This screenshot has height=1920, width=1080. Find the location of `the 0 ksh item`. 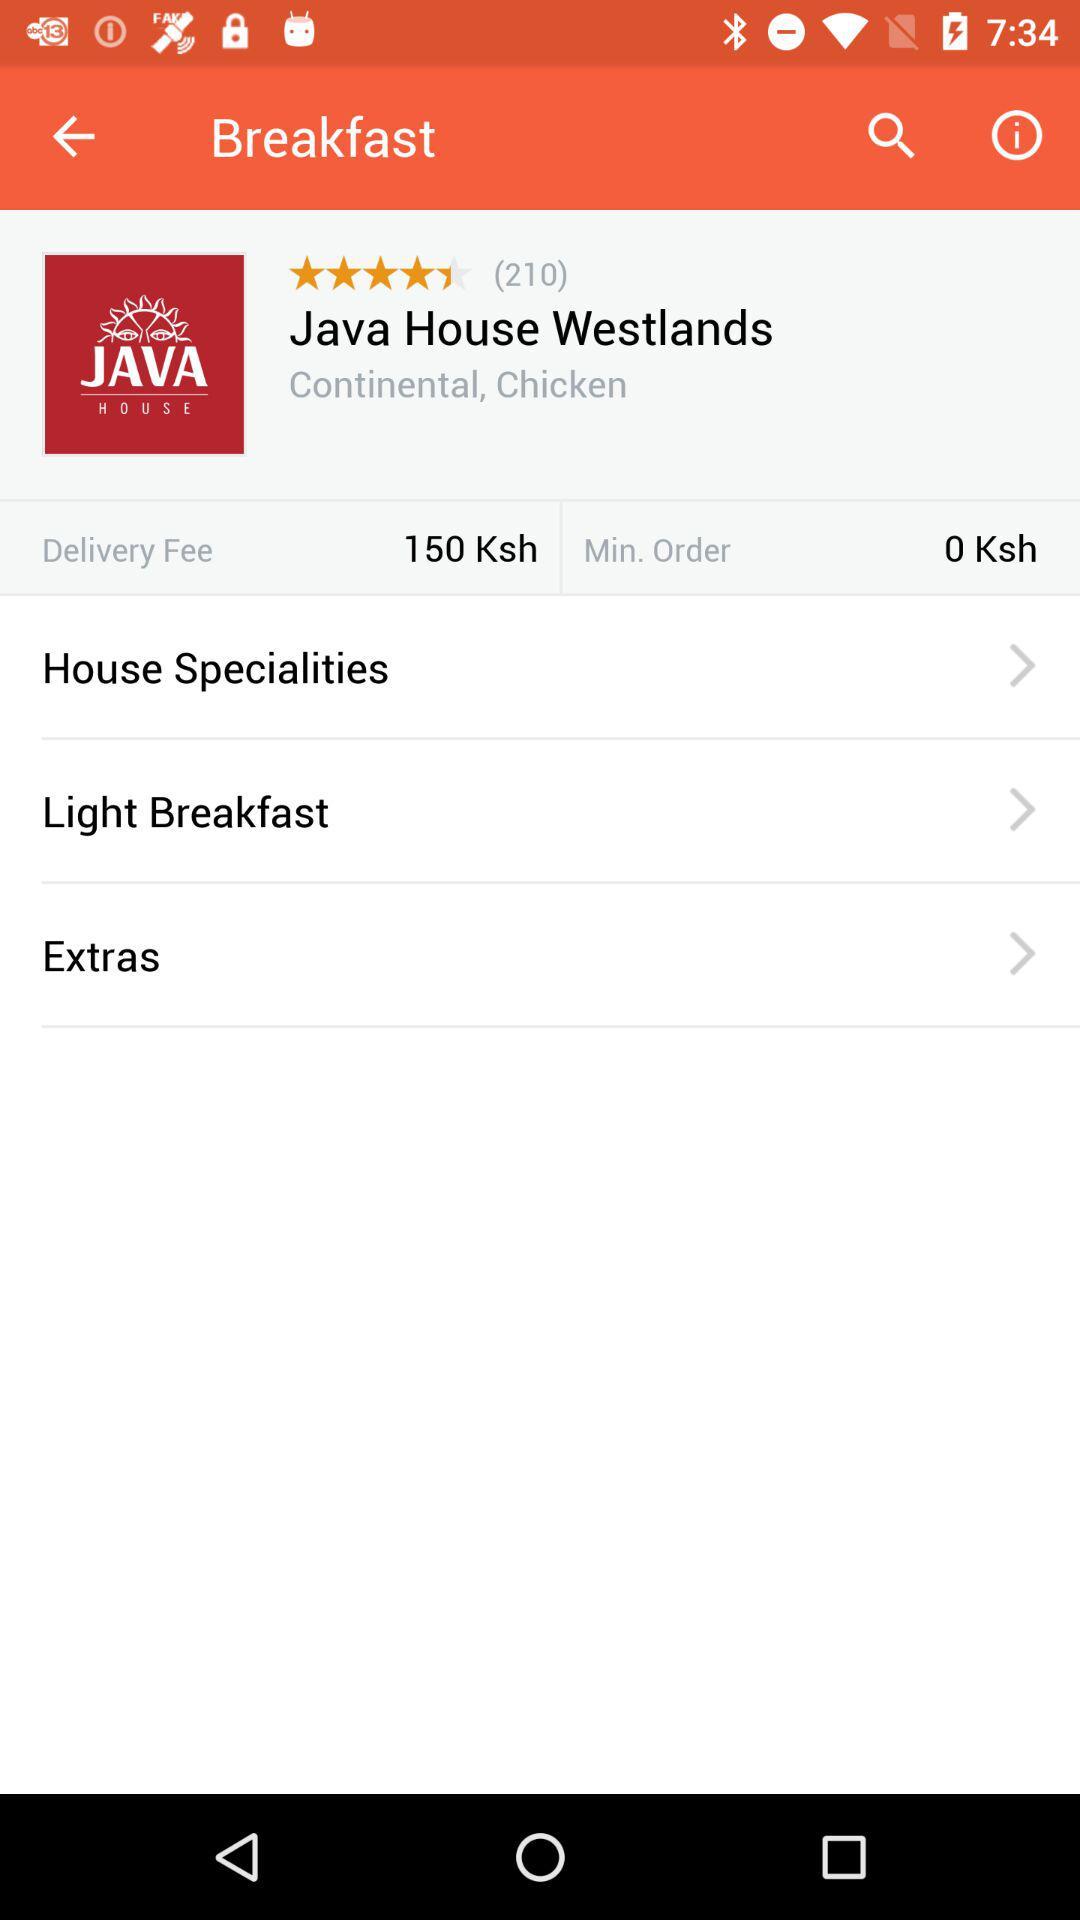

the 0 ksh item is located at coordinates (991, 547).